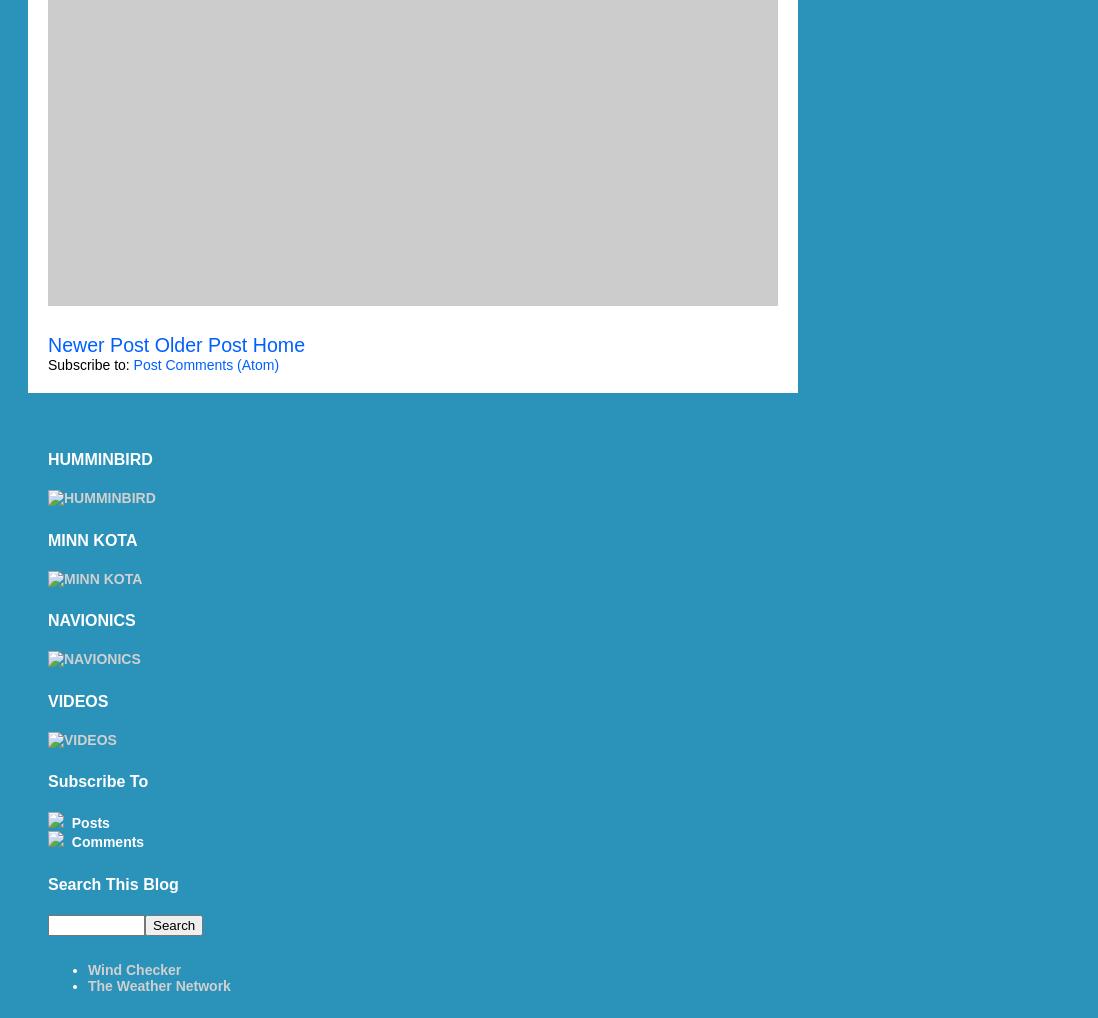  Describe the element at coordinates (90, 619) in the screenshot. I see `'NAVIONICS'` at that location.